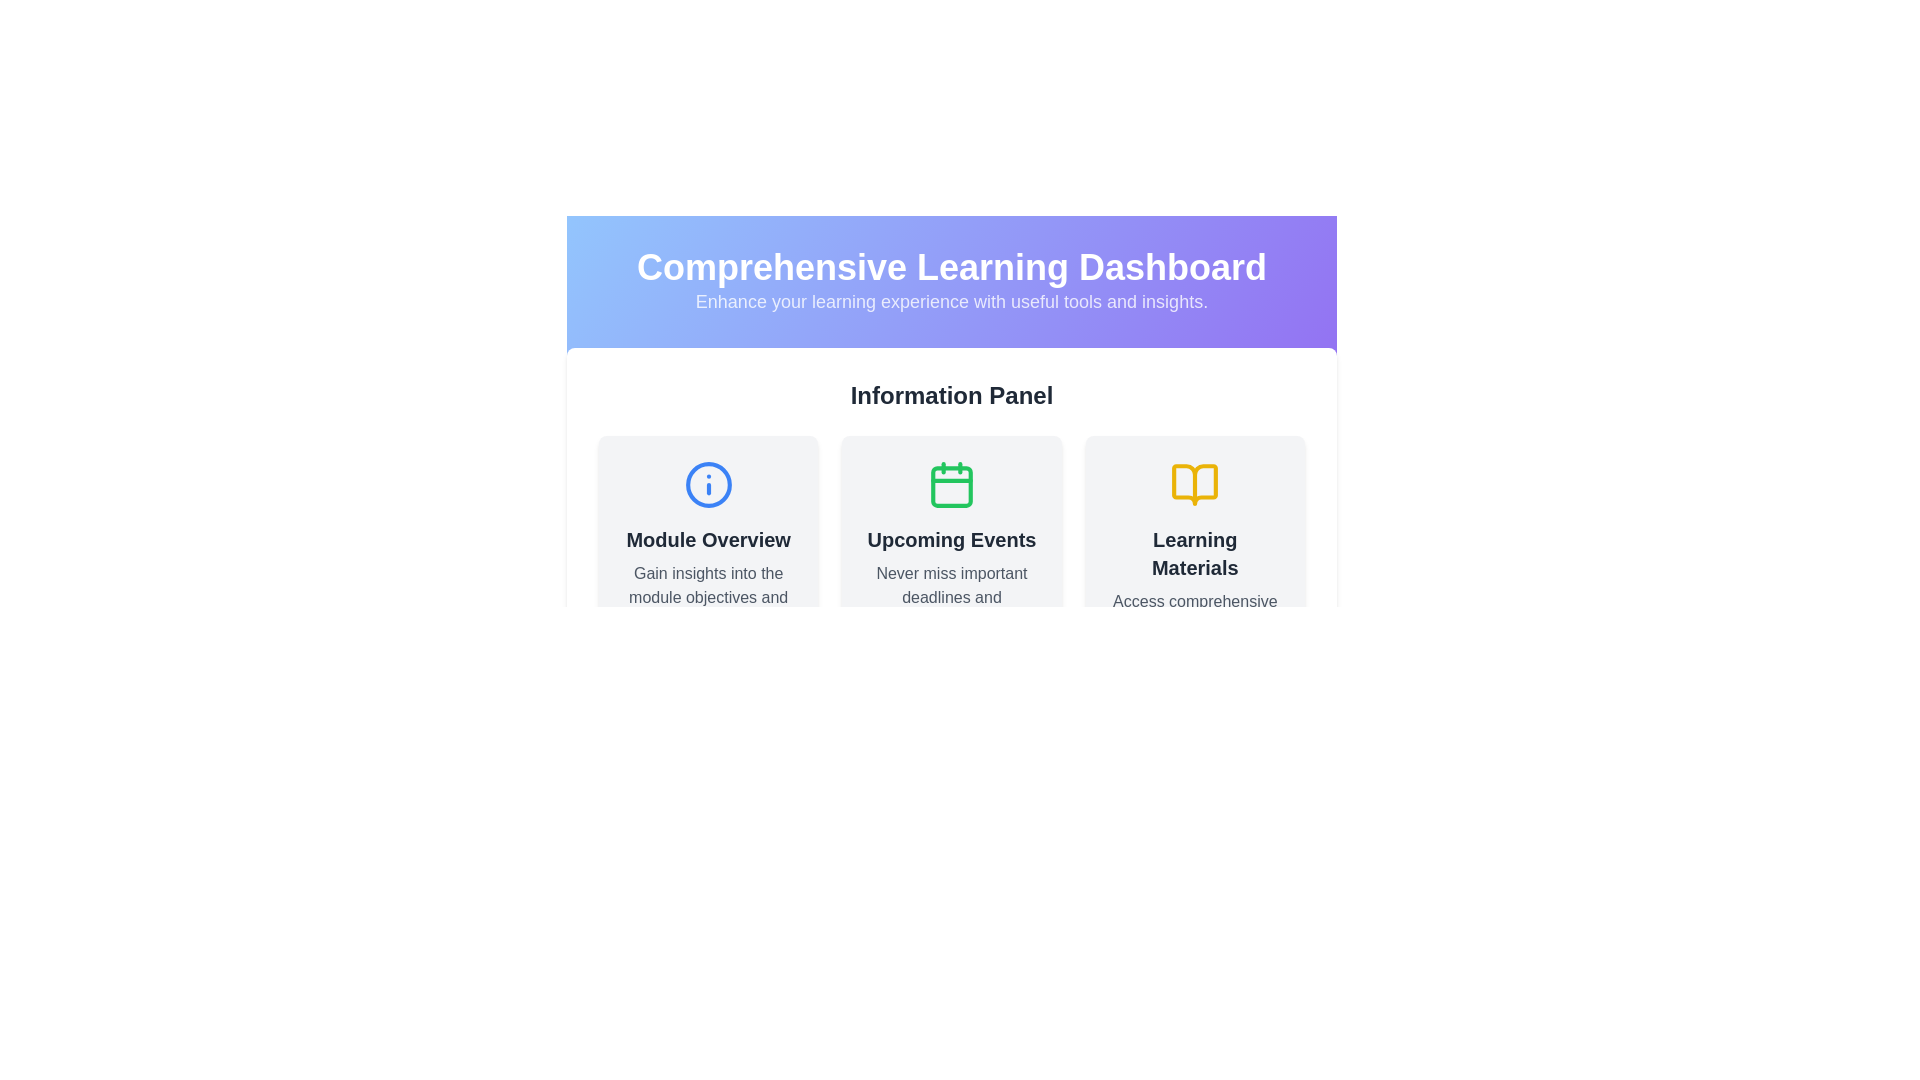 The width and height of the screenshot is (1920, 1080). Describe the element at coordinates (708, 485) in the screenshot. I see `the information icon located at the center of the left card under the 'Information Panel' section` at that location.